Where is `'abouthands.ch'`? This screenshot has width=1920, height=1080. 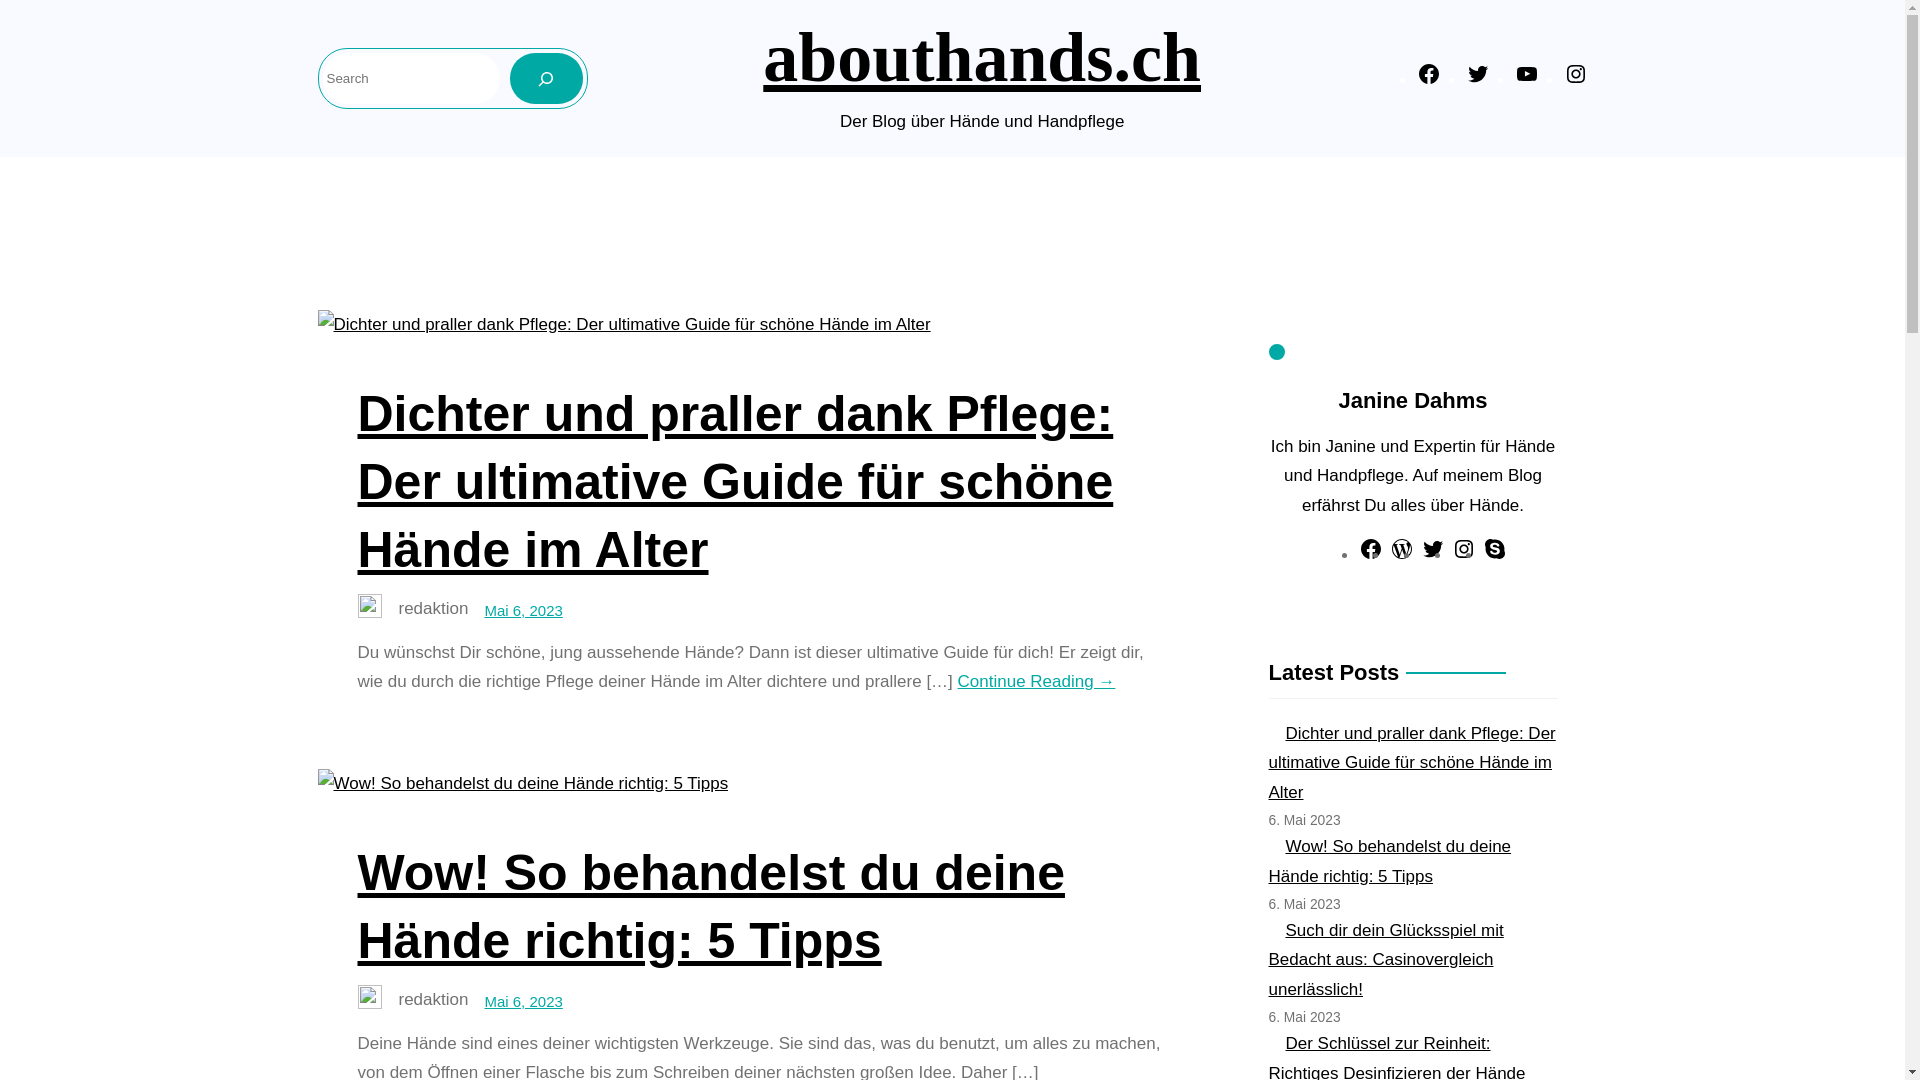
'abouthands.ch' is located at coordinates (982, 56).